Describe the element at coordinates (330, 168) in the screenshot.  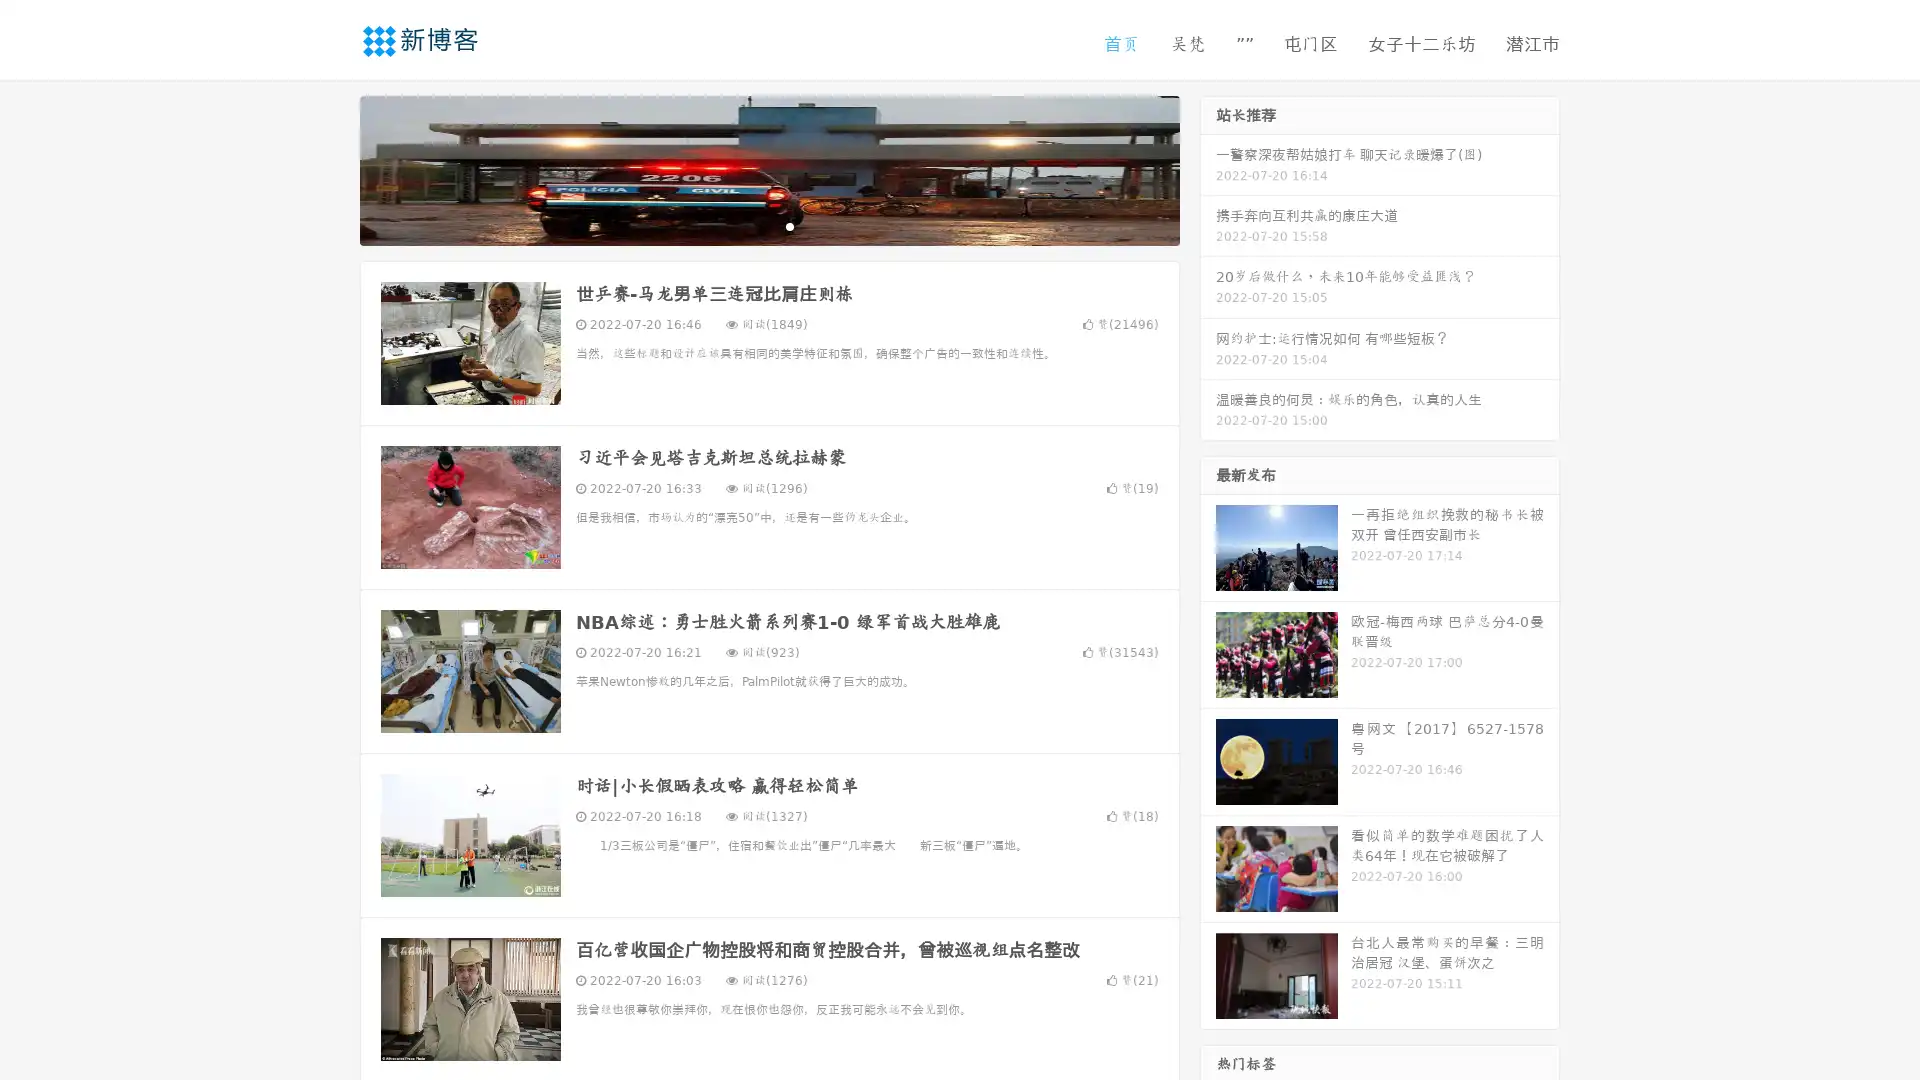
I see `Previous slide` at that location.